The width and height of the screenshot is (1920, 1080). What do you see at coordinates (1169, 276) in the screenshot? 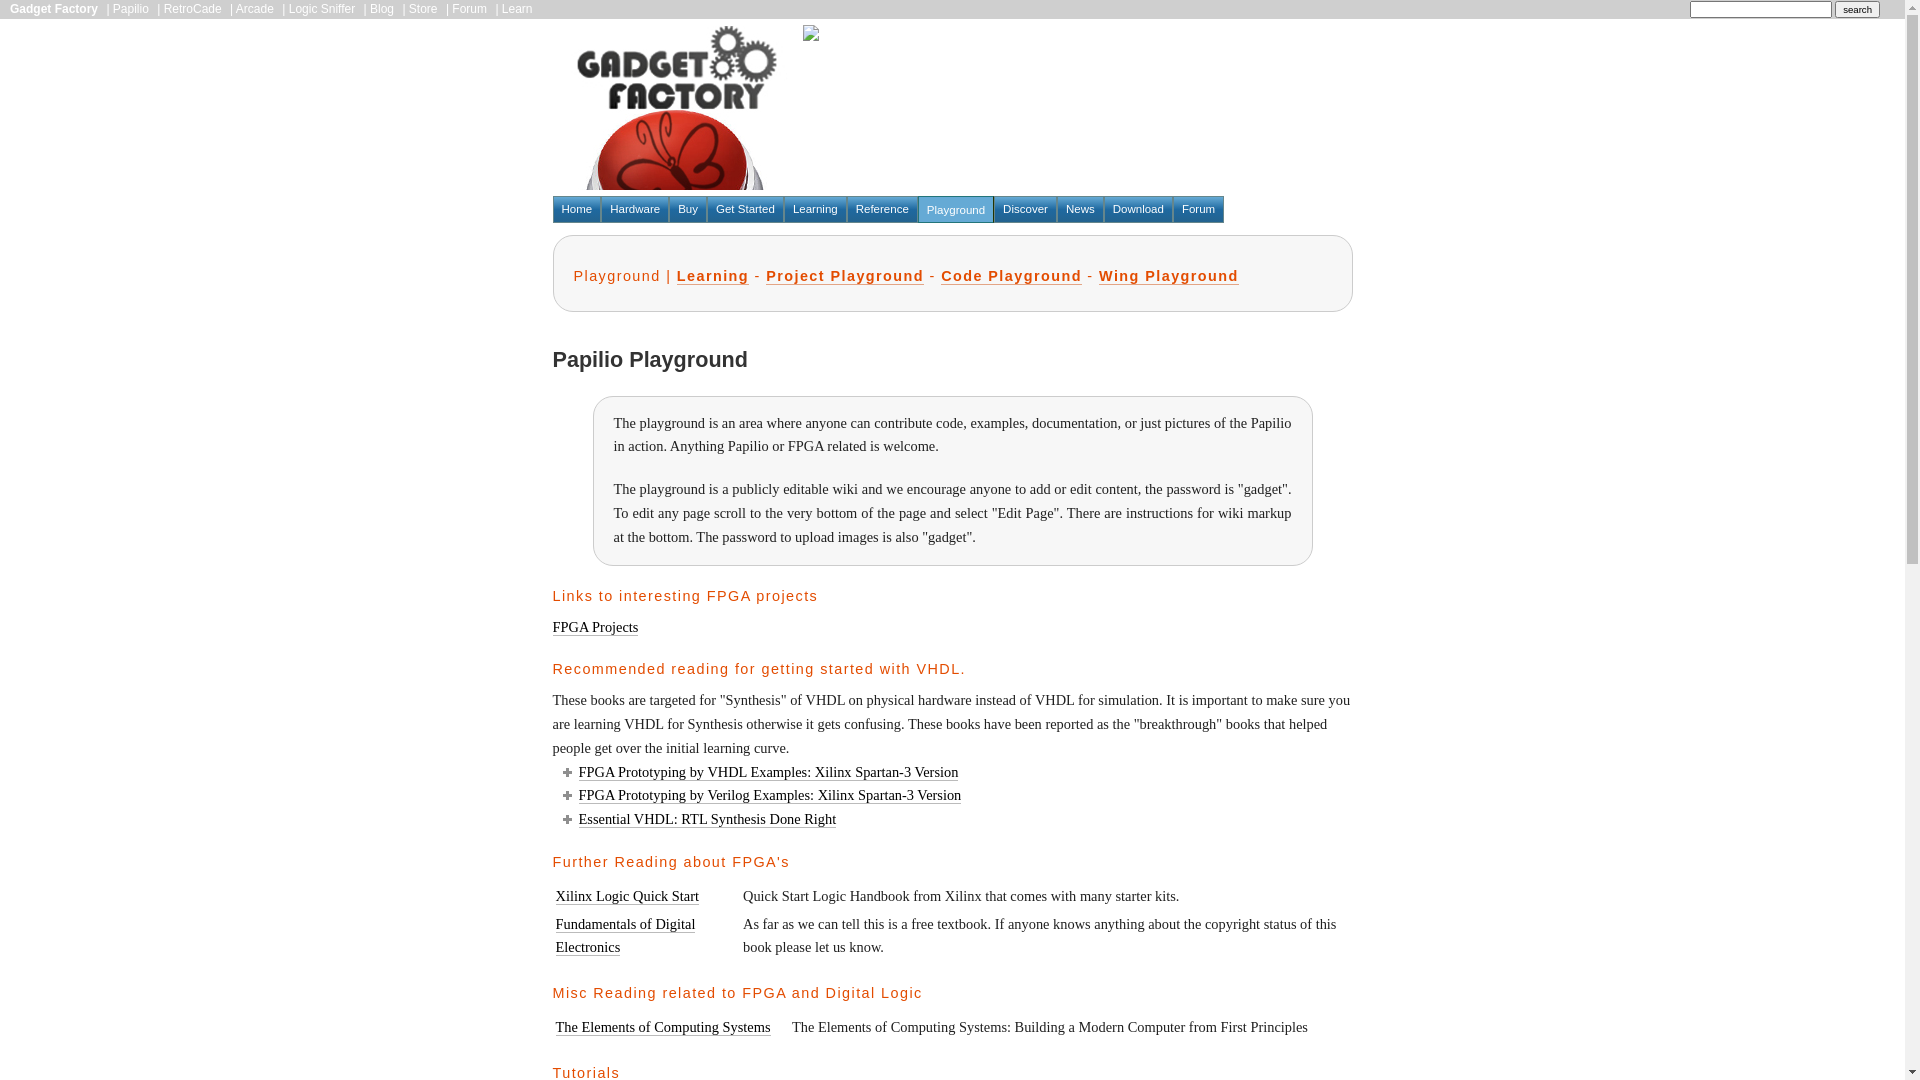
I see `'Wing Playground'` at bounding box center [1169, 276].